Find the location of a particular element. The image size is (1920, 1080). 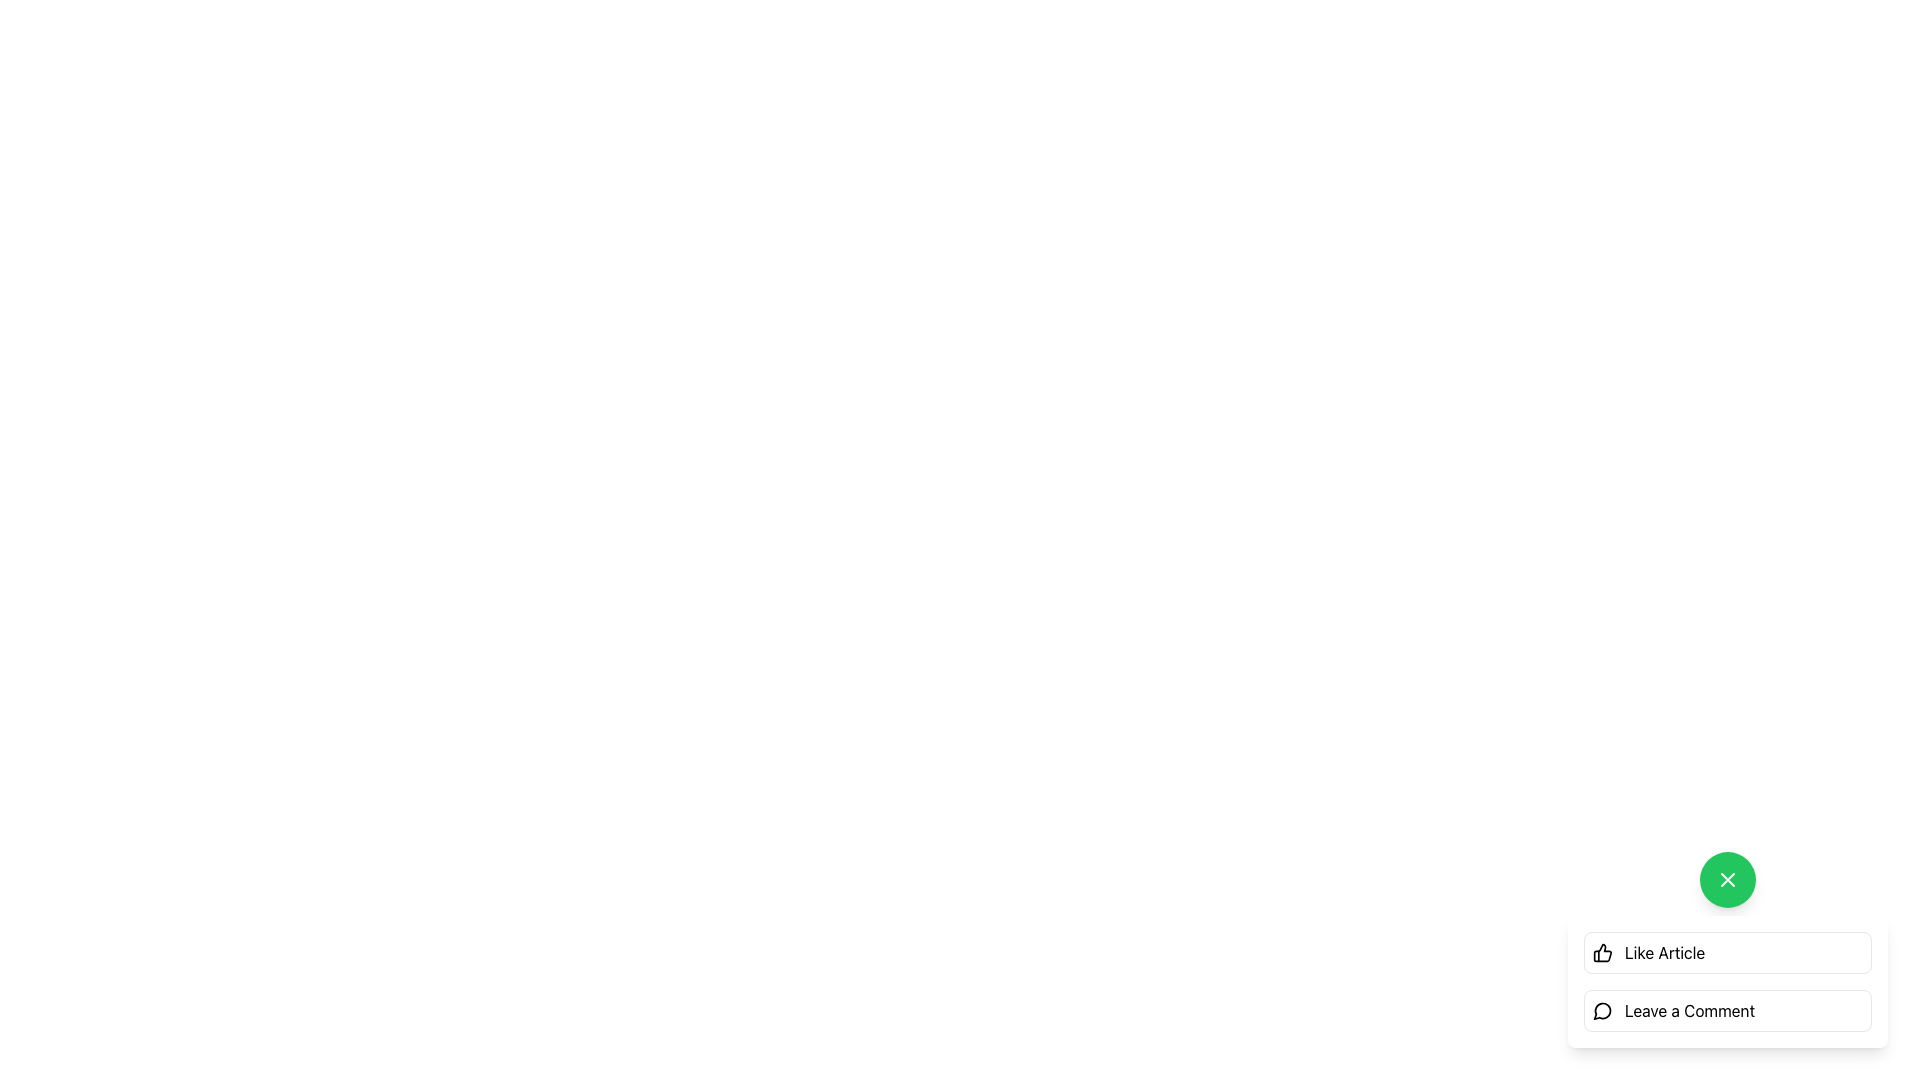

the thumbs-up icon resembling a like button located in the lower right corner above the 'Leave a Comment' option is located at coordinates (1603, 951).